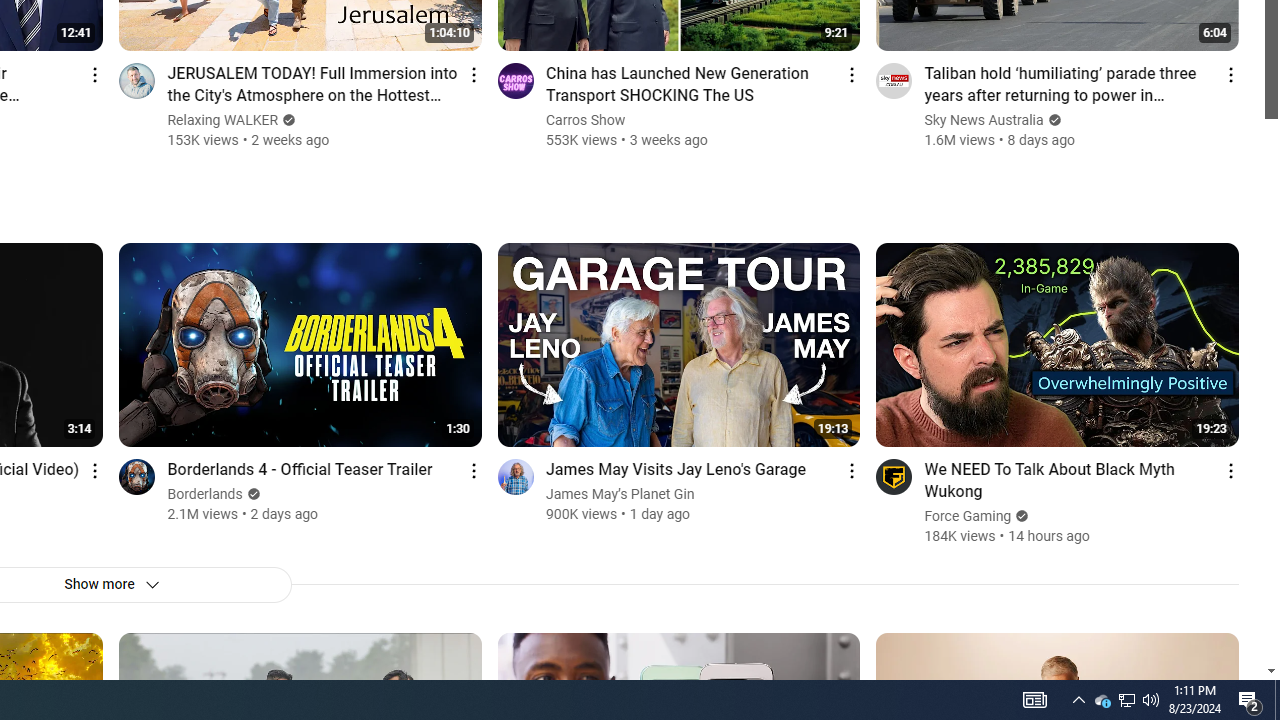 This screenshot has height=720, width=1280. What do you see at coordinates (893, 476) in the screenshot?
I see `'Go to channel'` at bounding box center [893, 476].